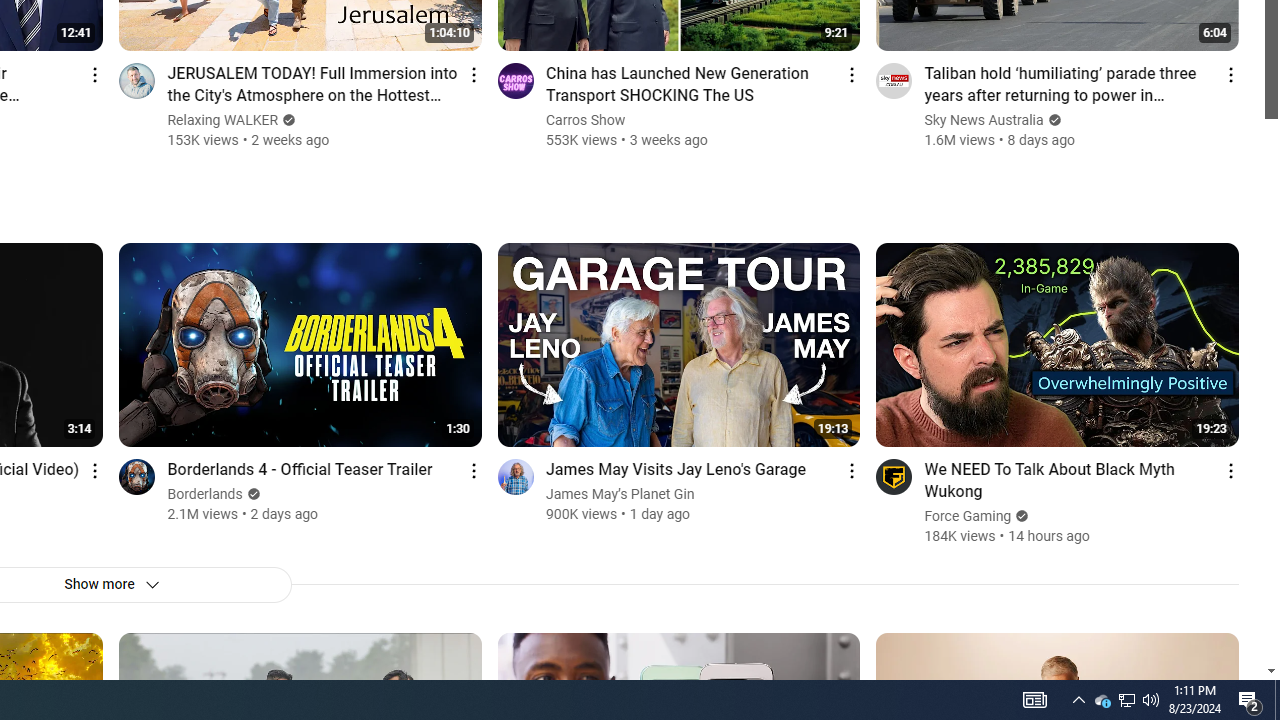 This screenshot has height=720, width=1280. What do you see at coordinates (893, 476) in the screenshot?
I see `'Go to channel'` at bounding box center [893, 476].